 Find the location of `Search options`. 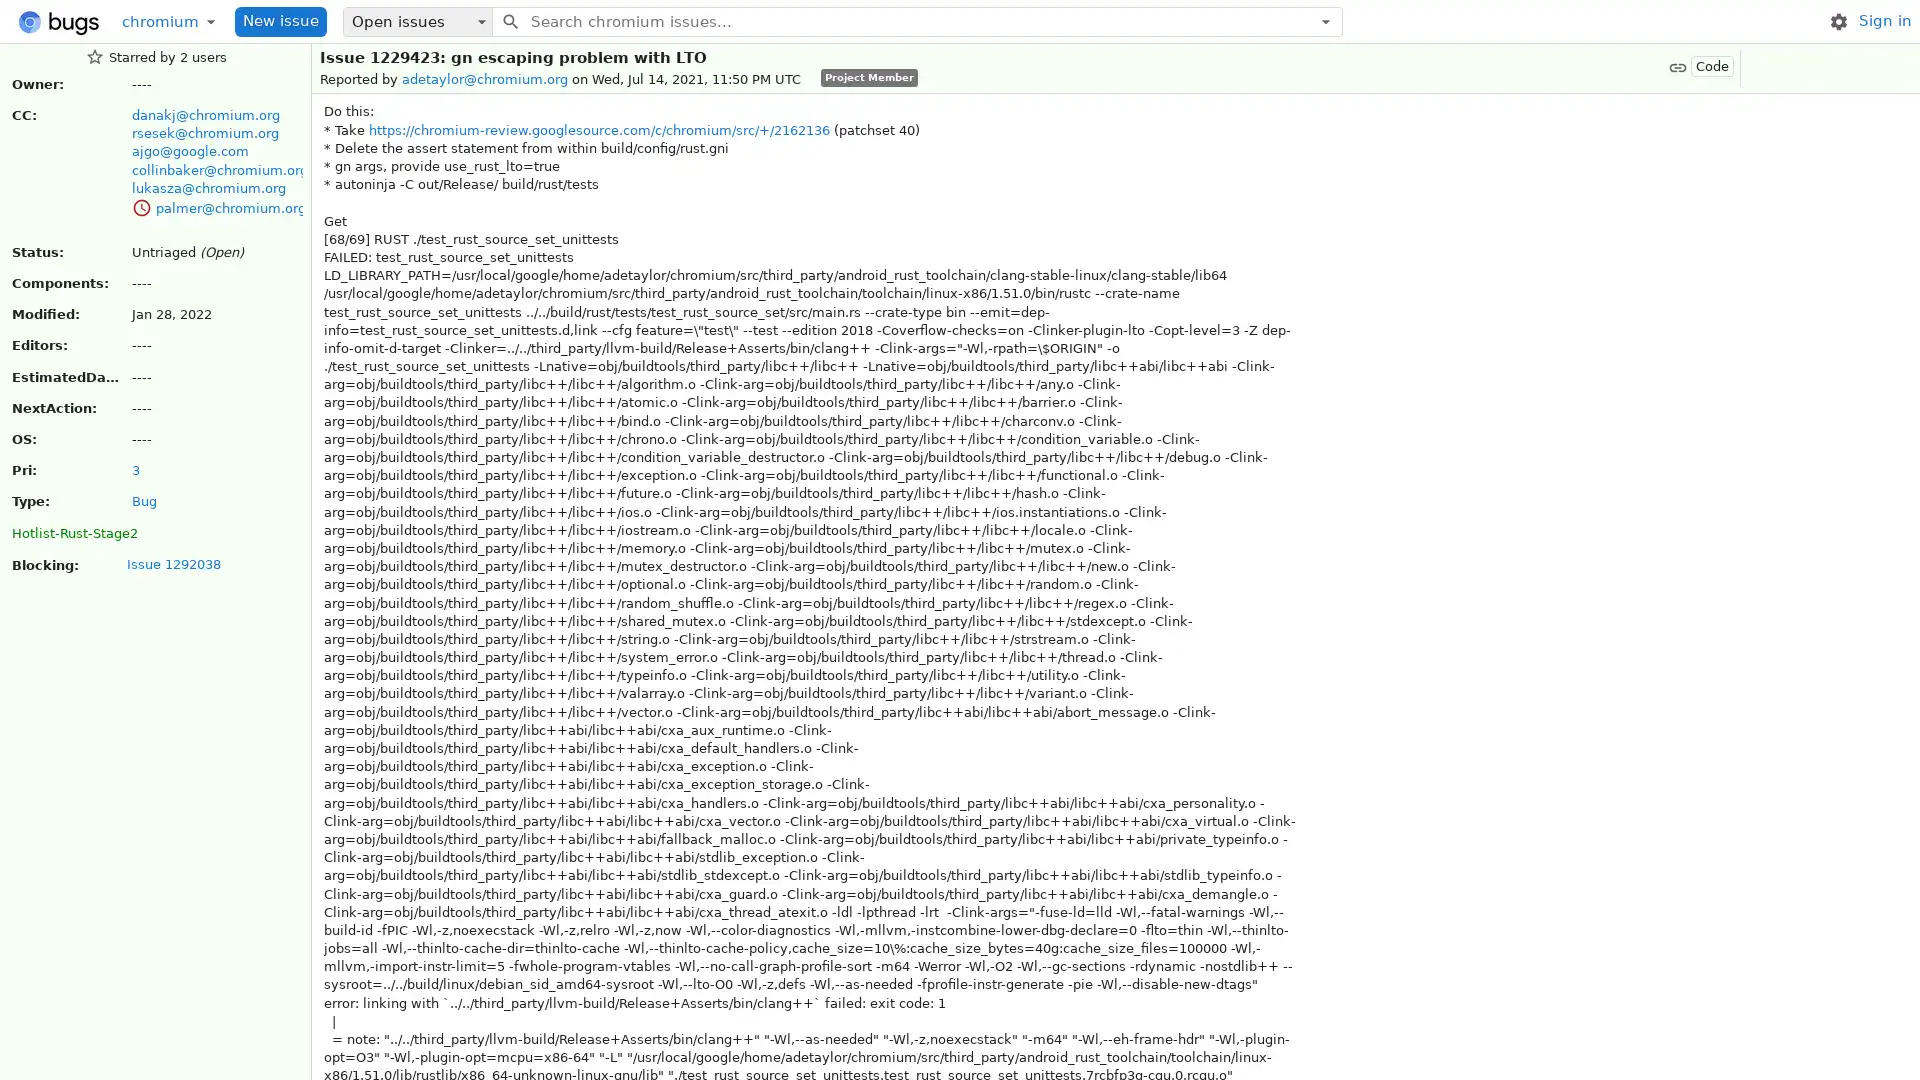

Search options is located at coordinates (1325, 20).